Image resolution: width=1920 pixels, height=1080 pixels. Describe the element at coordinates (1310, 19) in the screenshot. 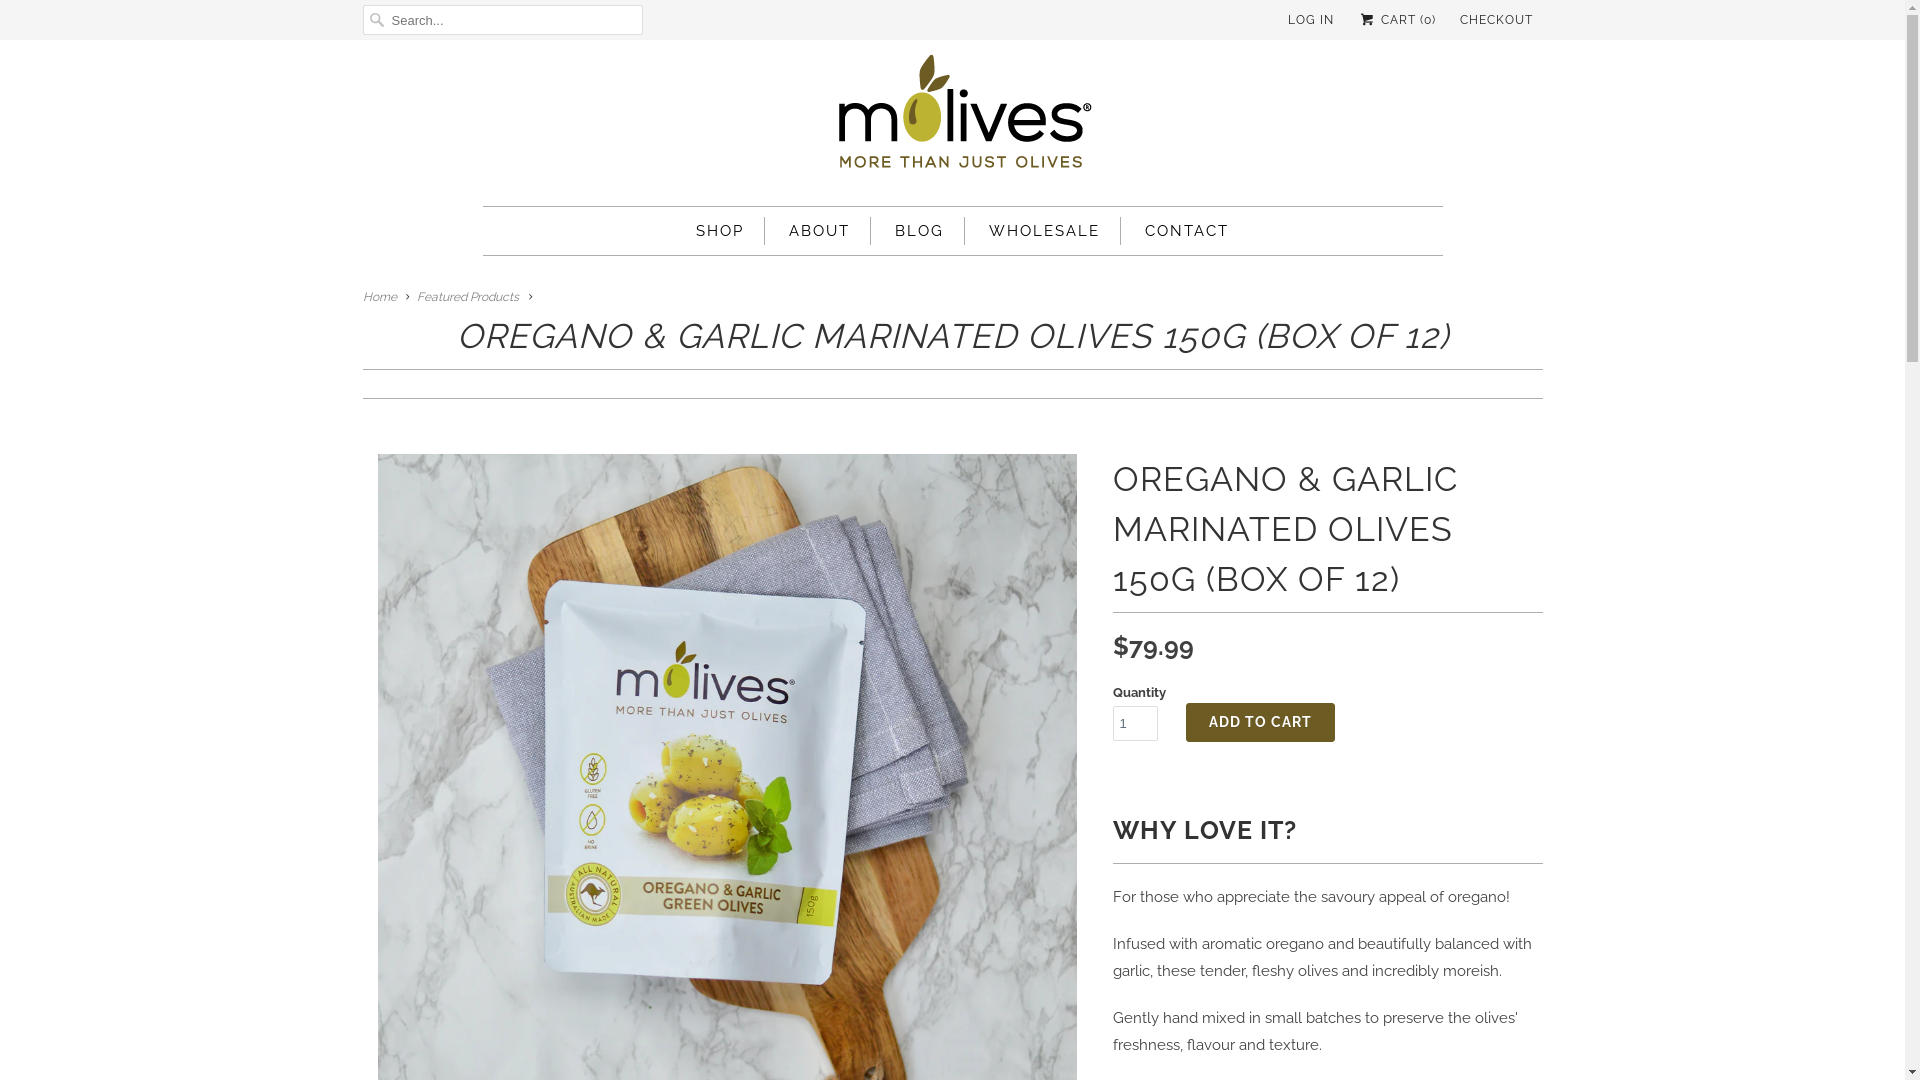

I see `'LOG IN'` at that location.